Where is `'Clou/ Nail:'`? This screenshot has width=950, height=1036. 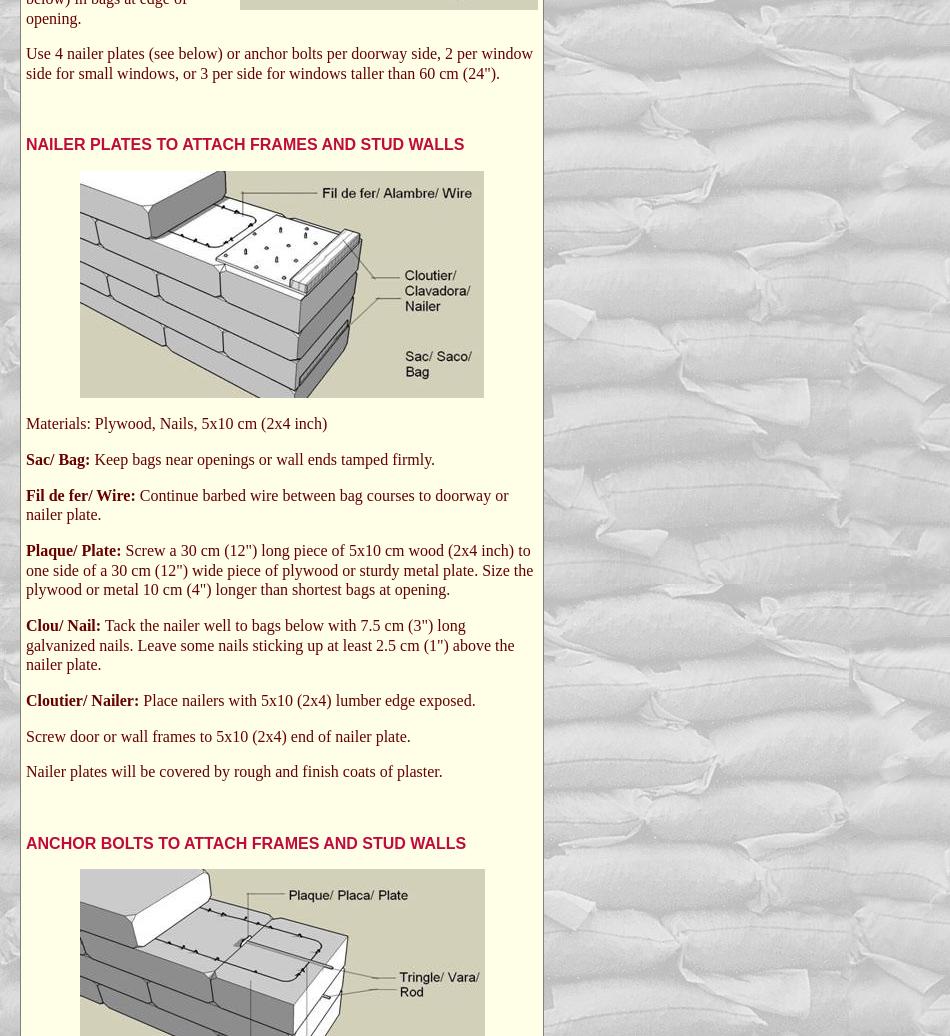
'Clou/ Nail:' is located at coordinates (26, 624).